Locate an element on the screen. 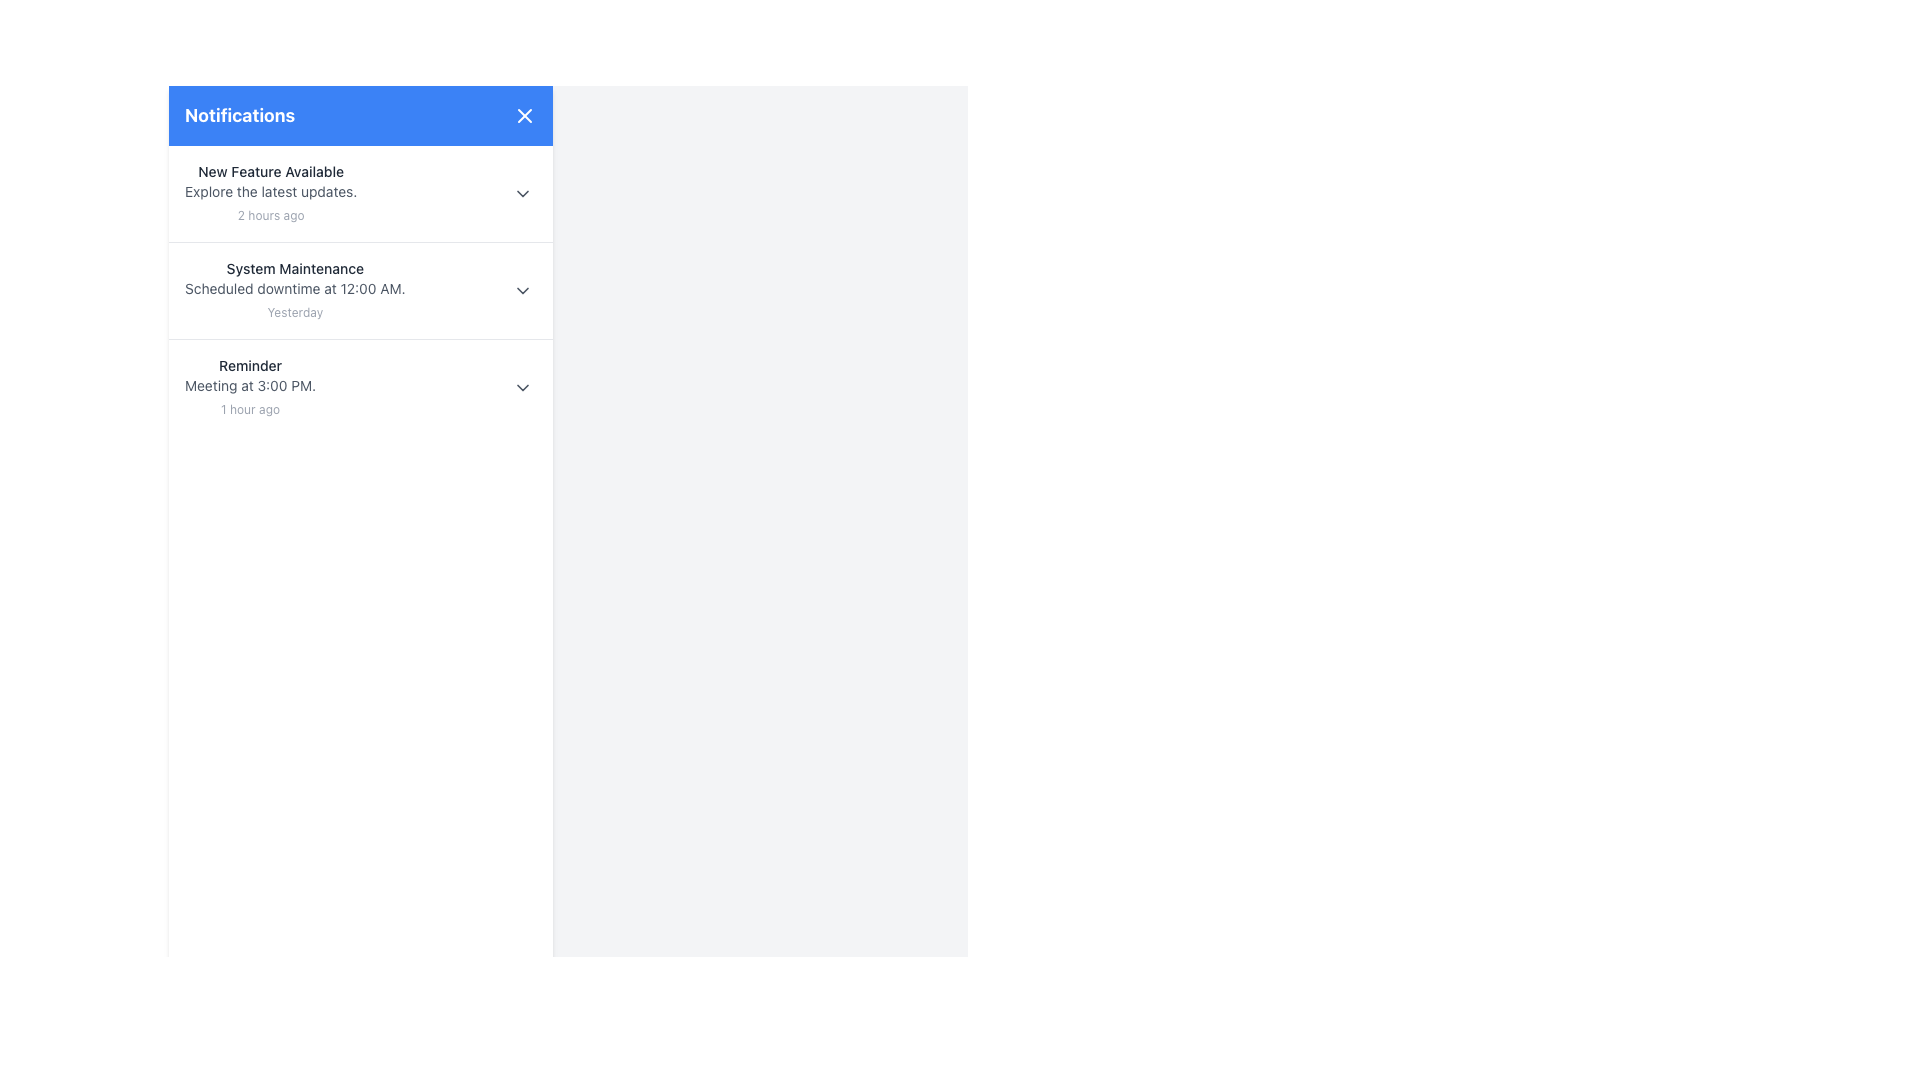  the close button located in the top-right corner of the blue 'Notifications' header is located at coordinates (524, 115).